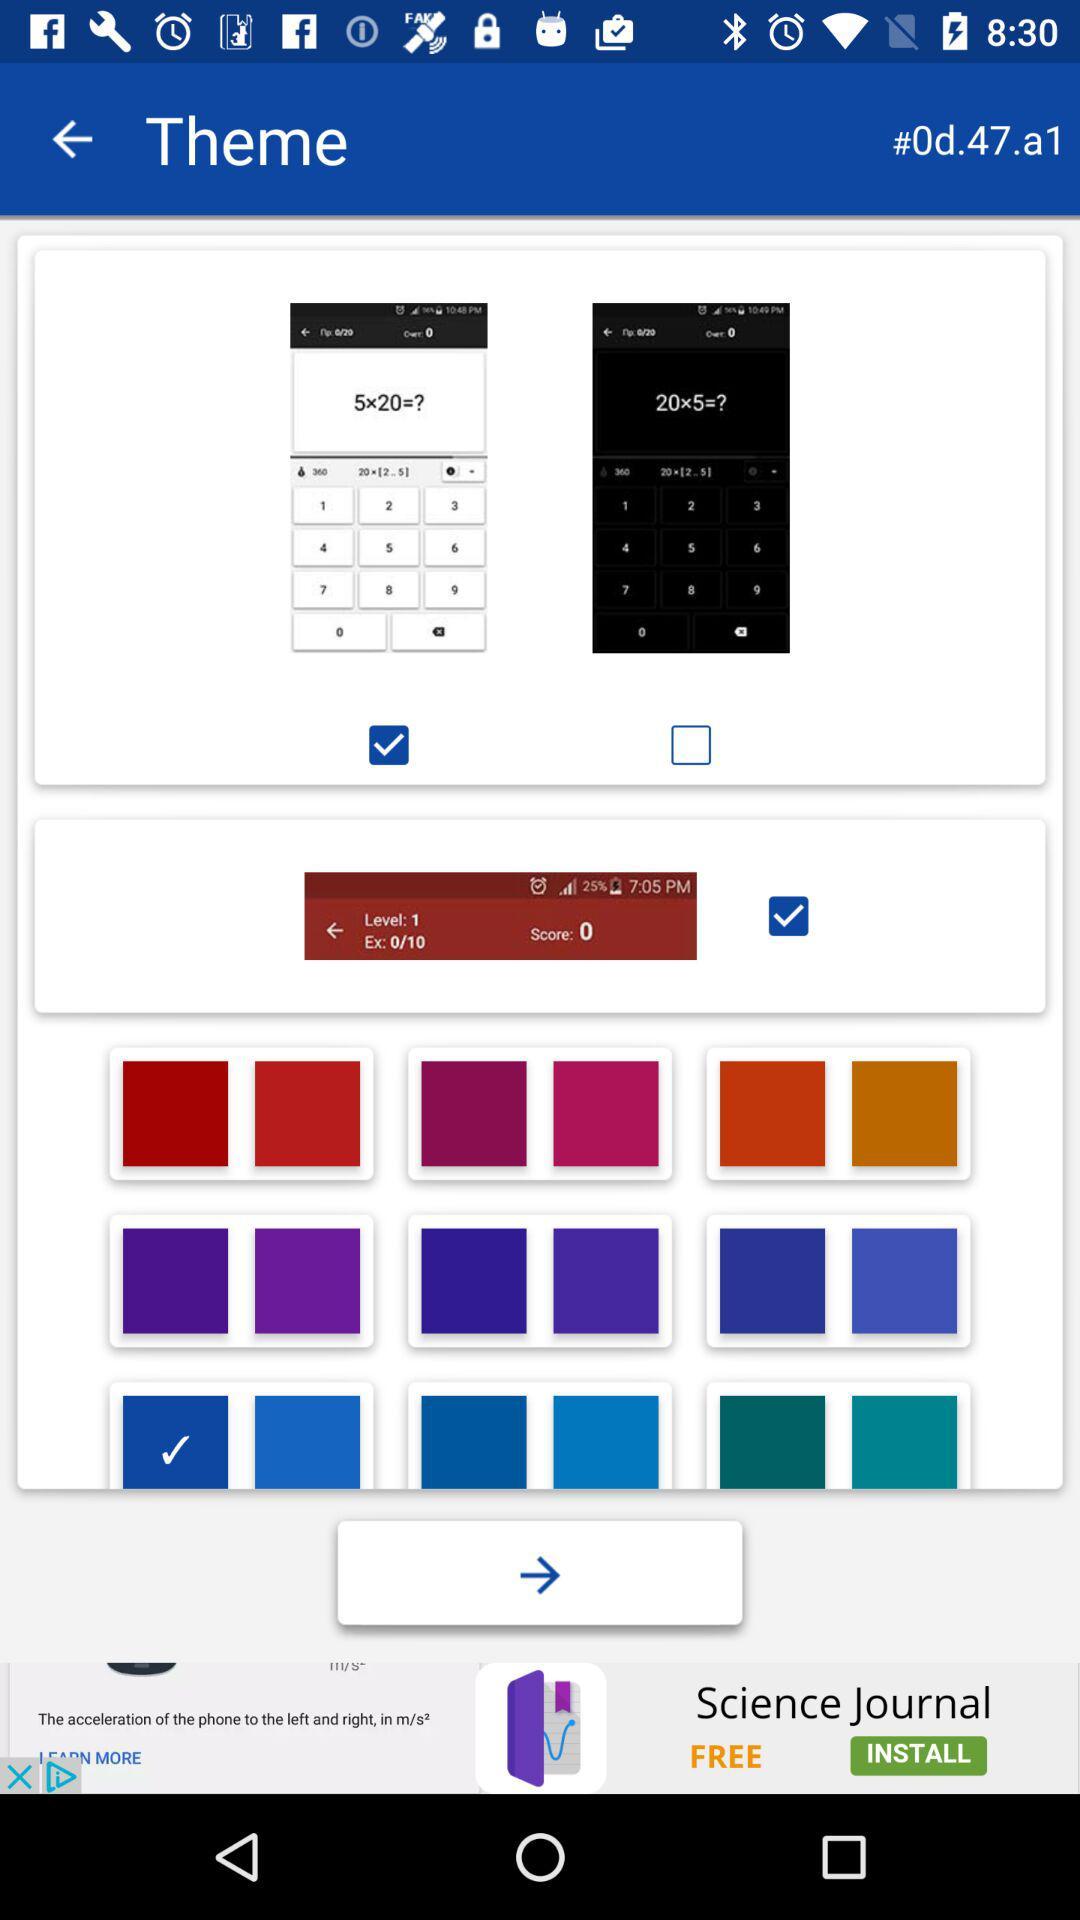 The image size is (1080, 1920). Describe the element at coordinates (71, 138) in the screenshot. I see `the arrow_backward icon` at that location.